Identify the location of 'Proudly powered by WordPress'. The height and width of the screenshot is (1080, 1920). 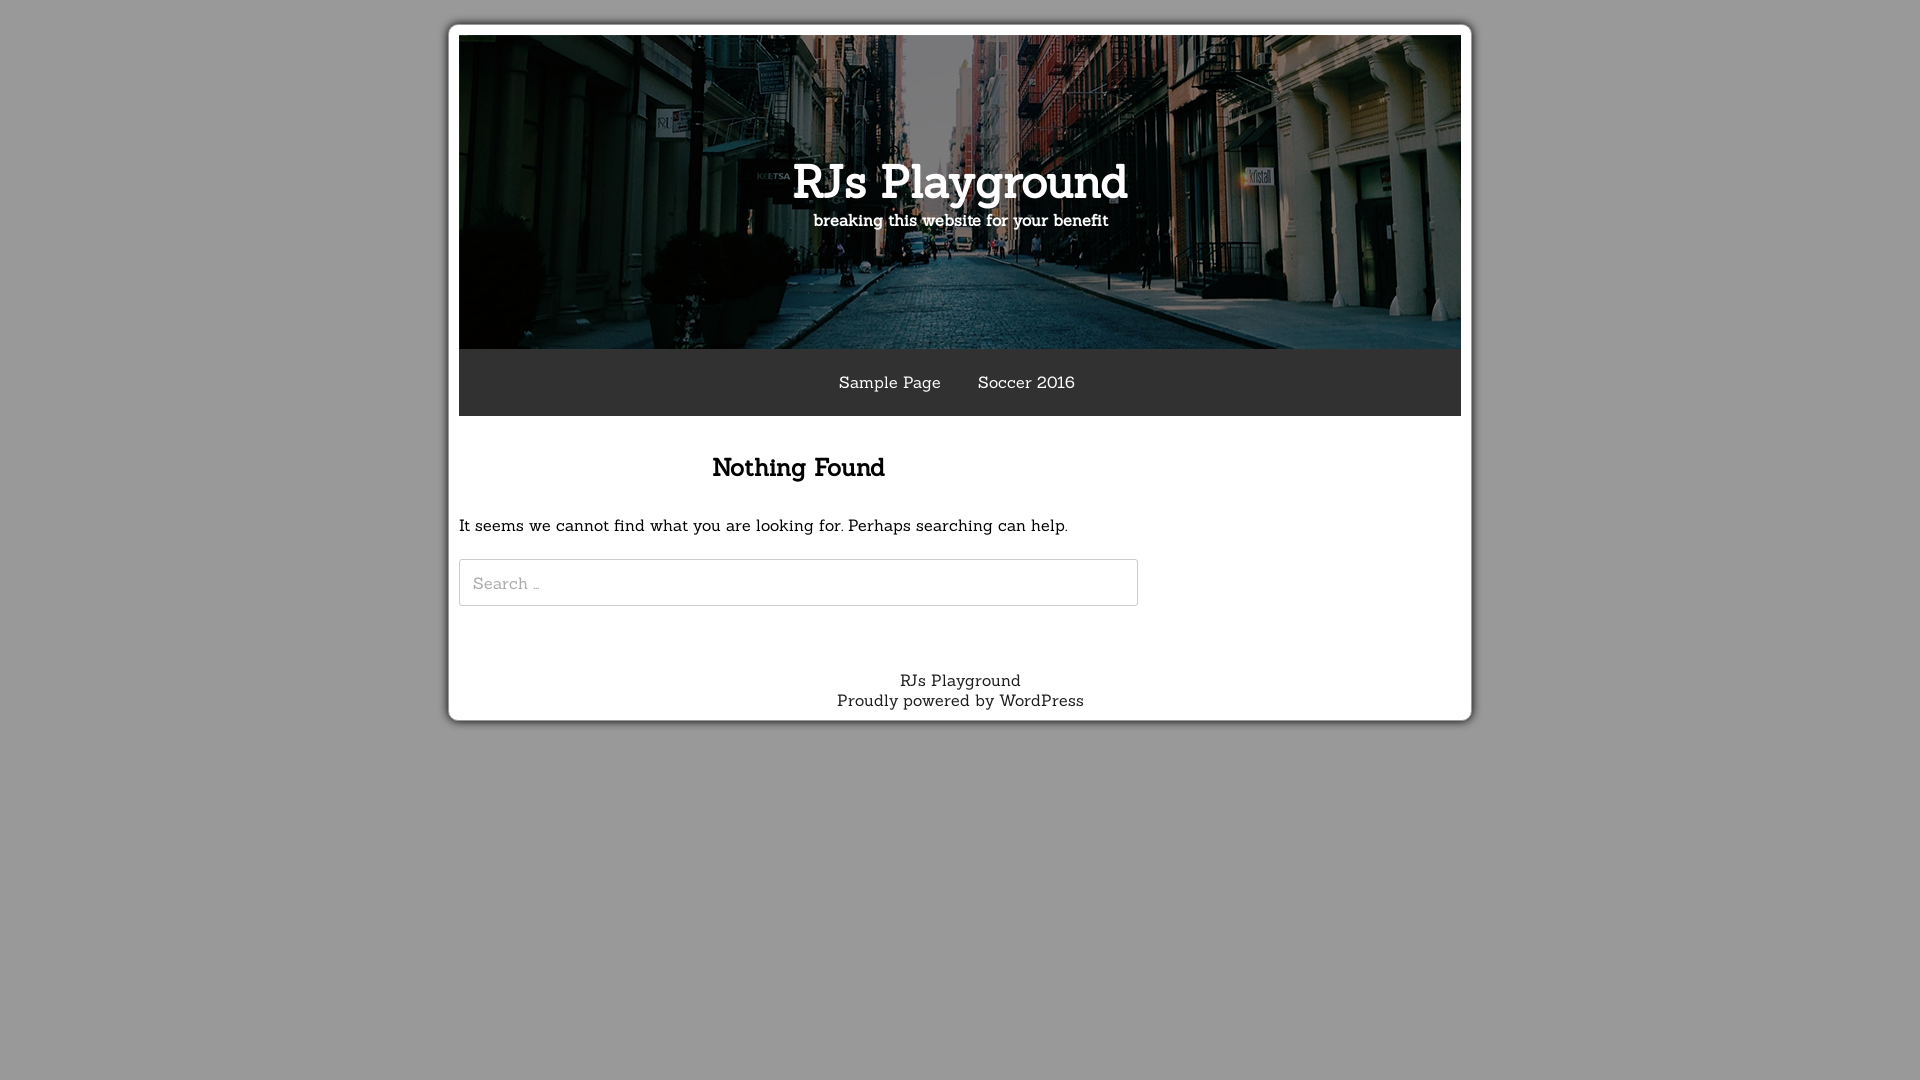
(835, 698).